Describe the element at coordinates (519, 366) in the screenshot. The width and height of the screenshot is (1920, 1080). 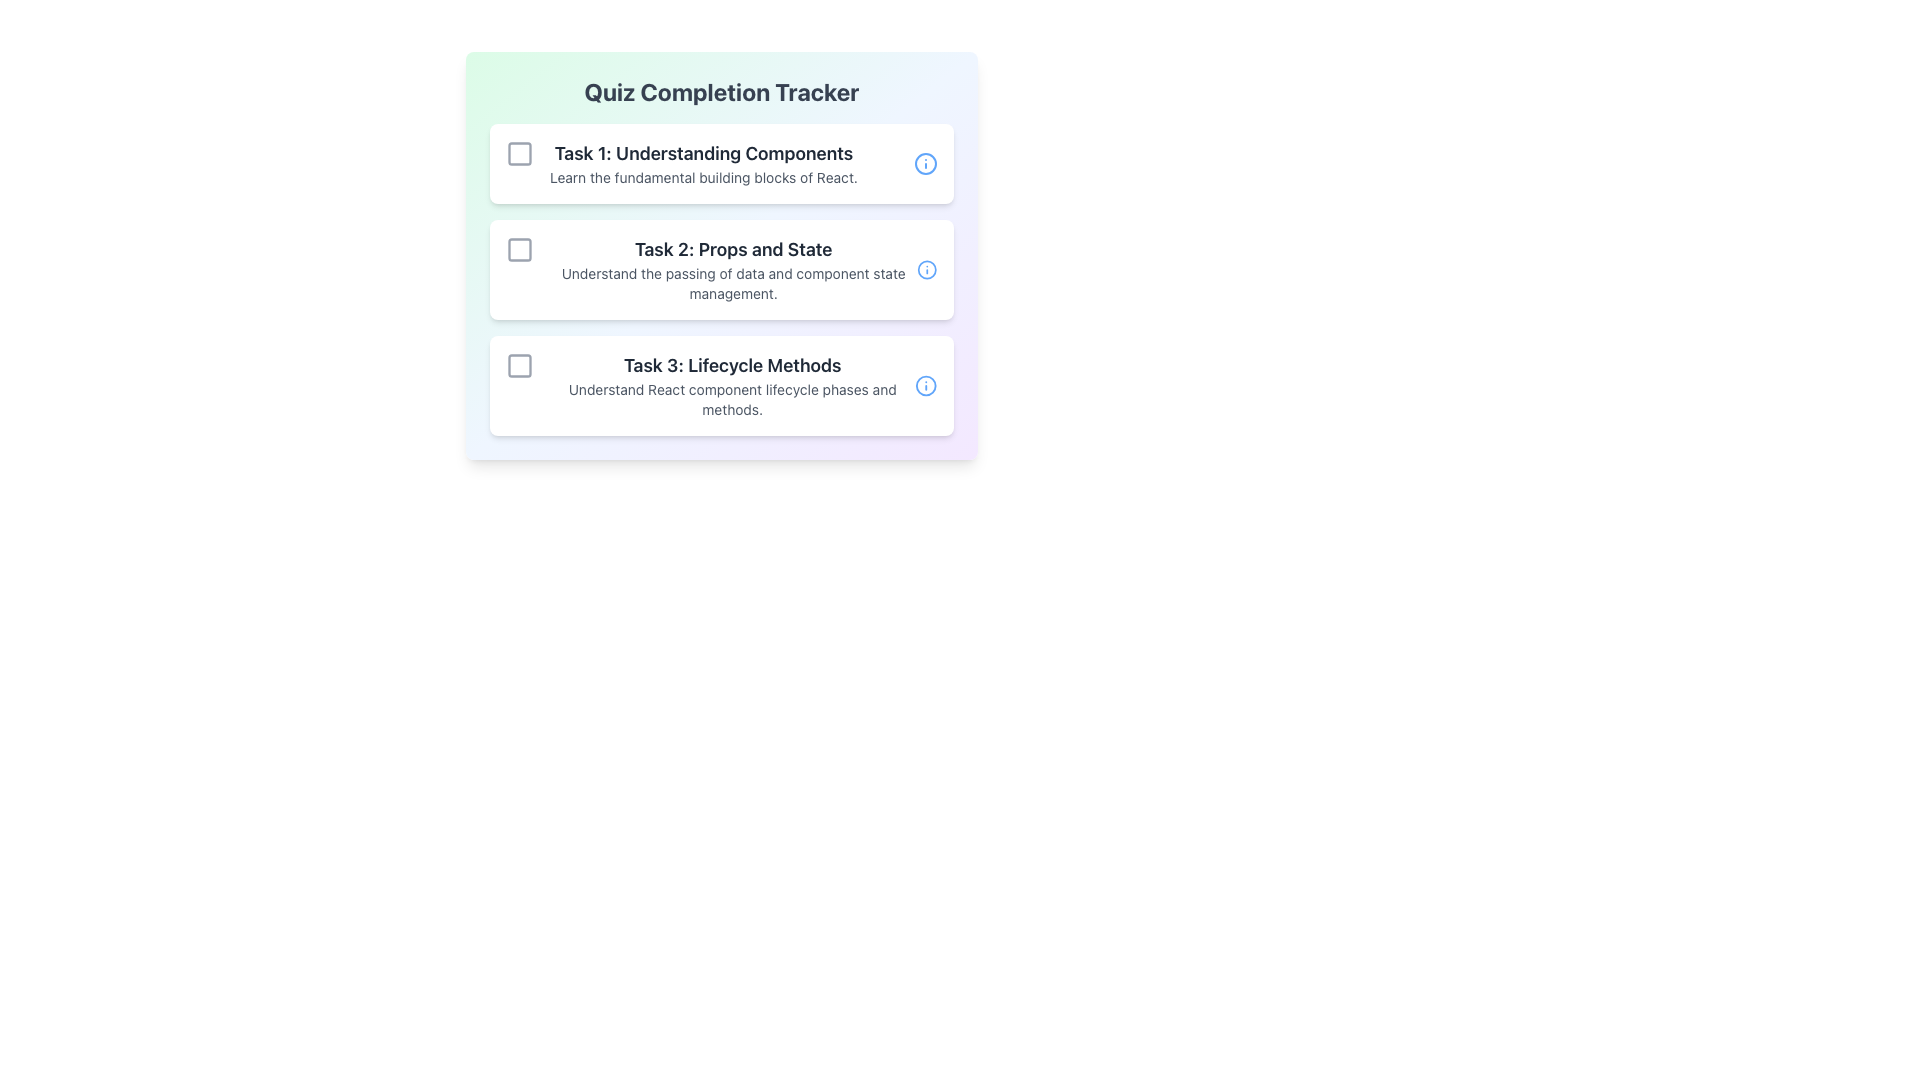
I see `the checkbox associated with 'Task 3: Lifecycle Methods' in the 'Quiz Completion Tracker' interface` at that location.